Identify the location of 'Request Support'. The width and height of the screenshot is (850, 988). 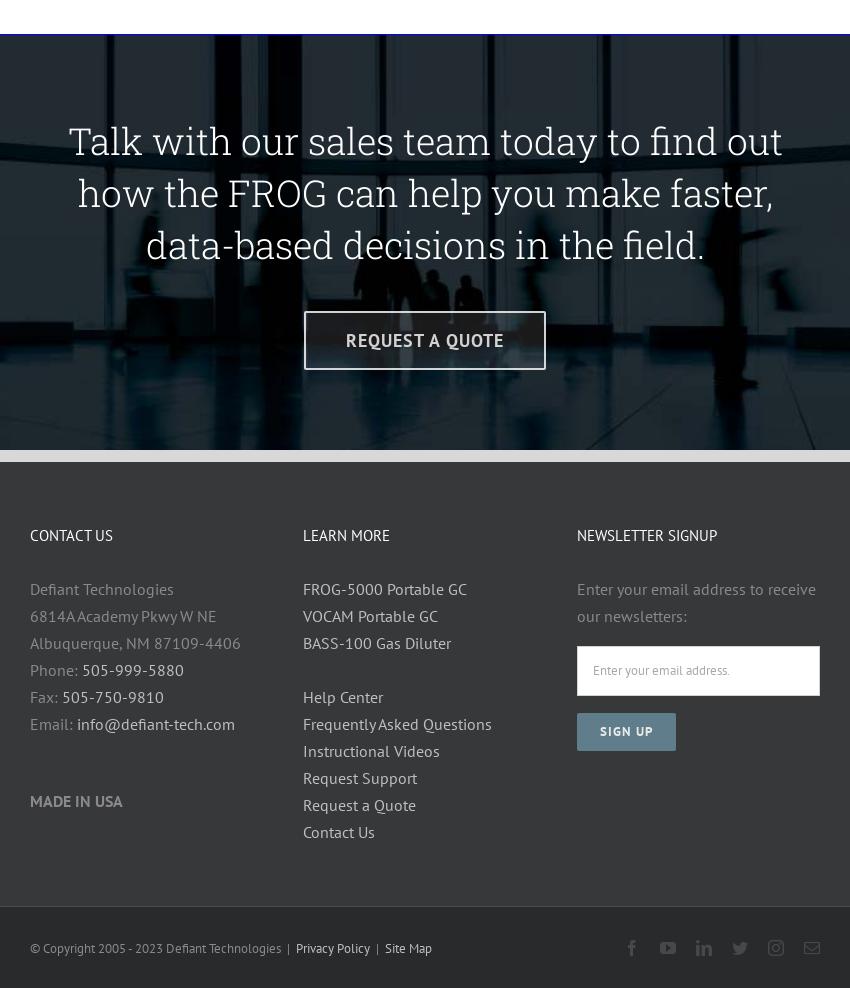
(358, 775).